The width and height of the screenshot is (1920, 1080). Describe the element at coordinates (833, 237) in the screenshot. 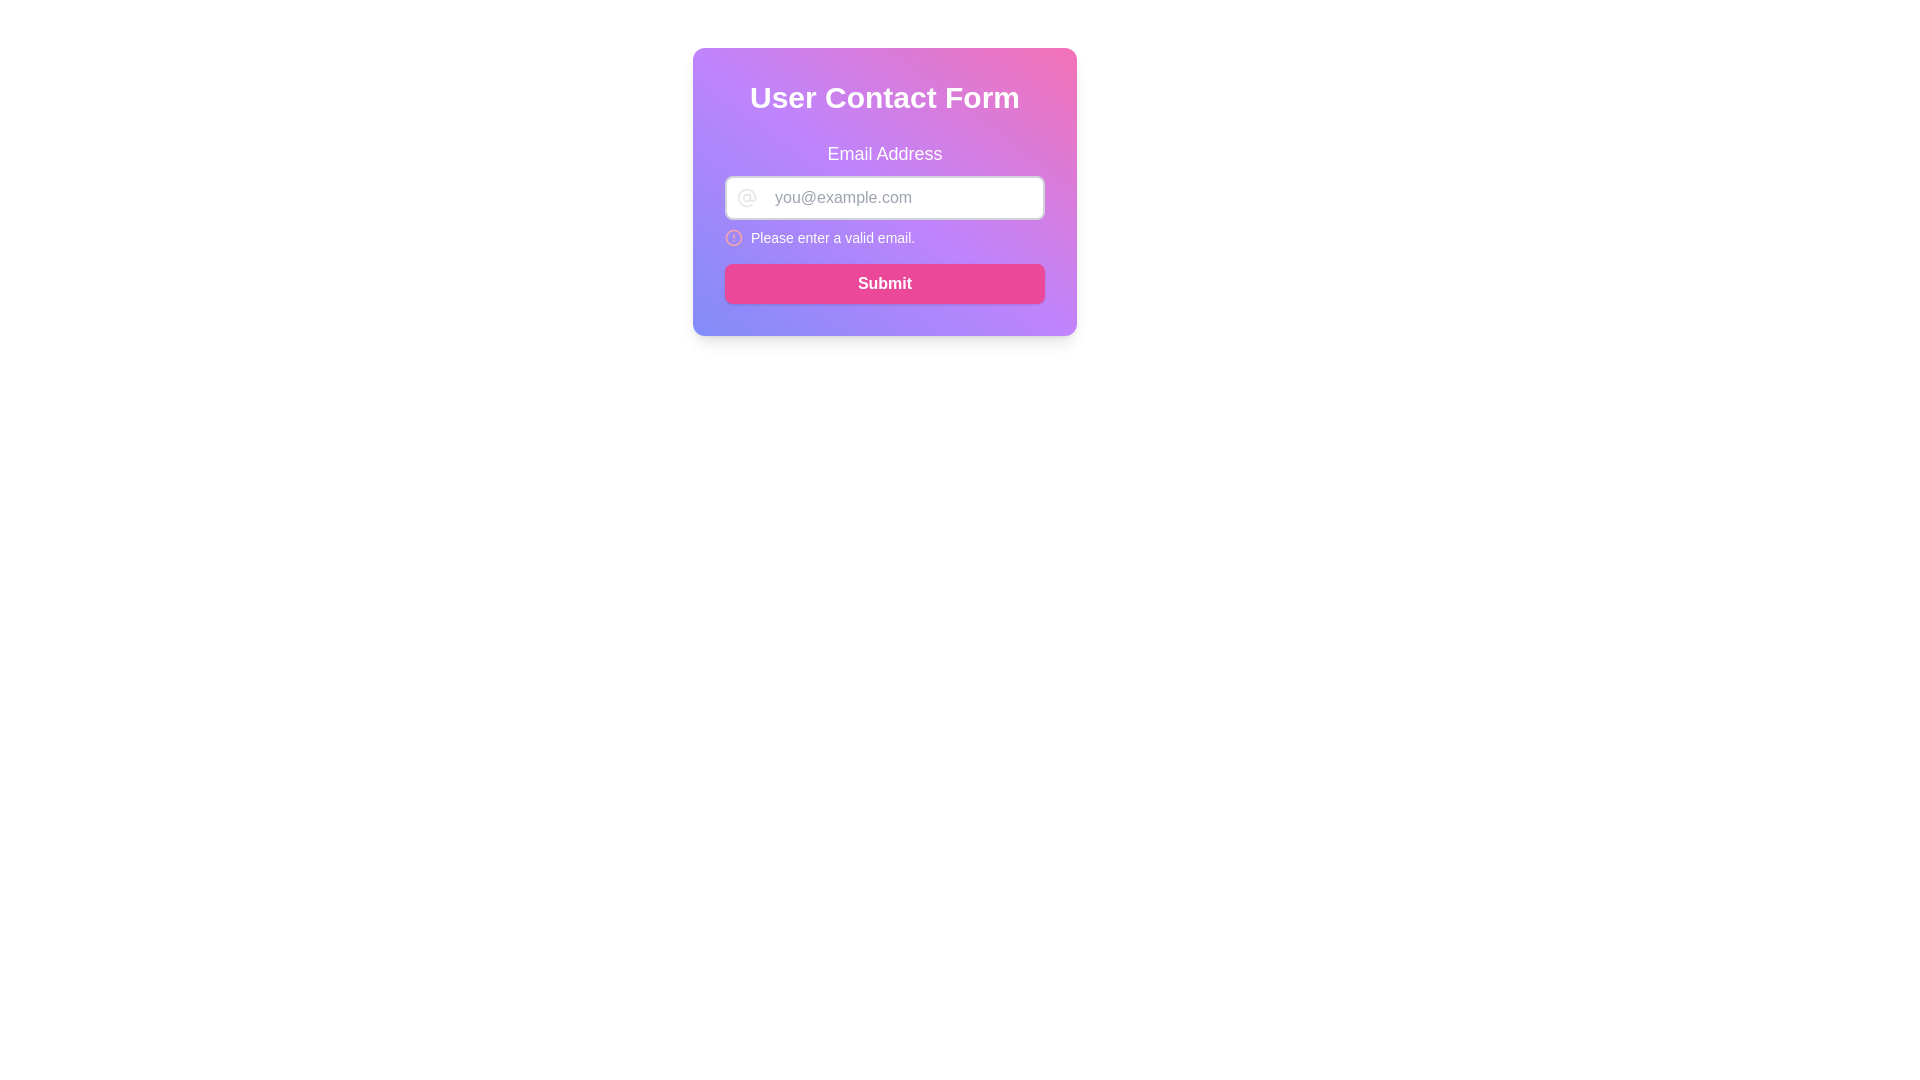

I see `the error feedback text label that instructs the user to enter a valid email address, which is positioned beneath the email input field and to the right of a red circular alert icon` at that location.